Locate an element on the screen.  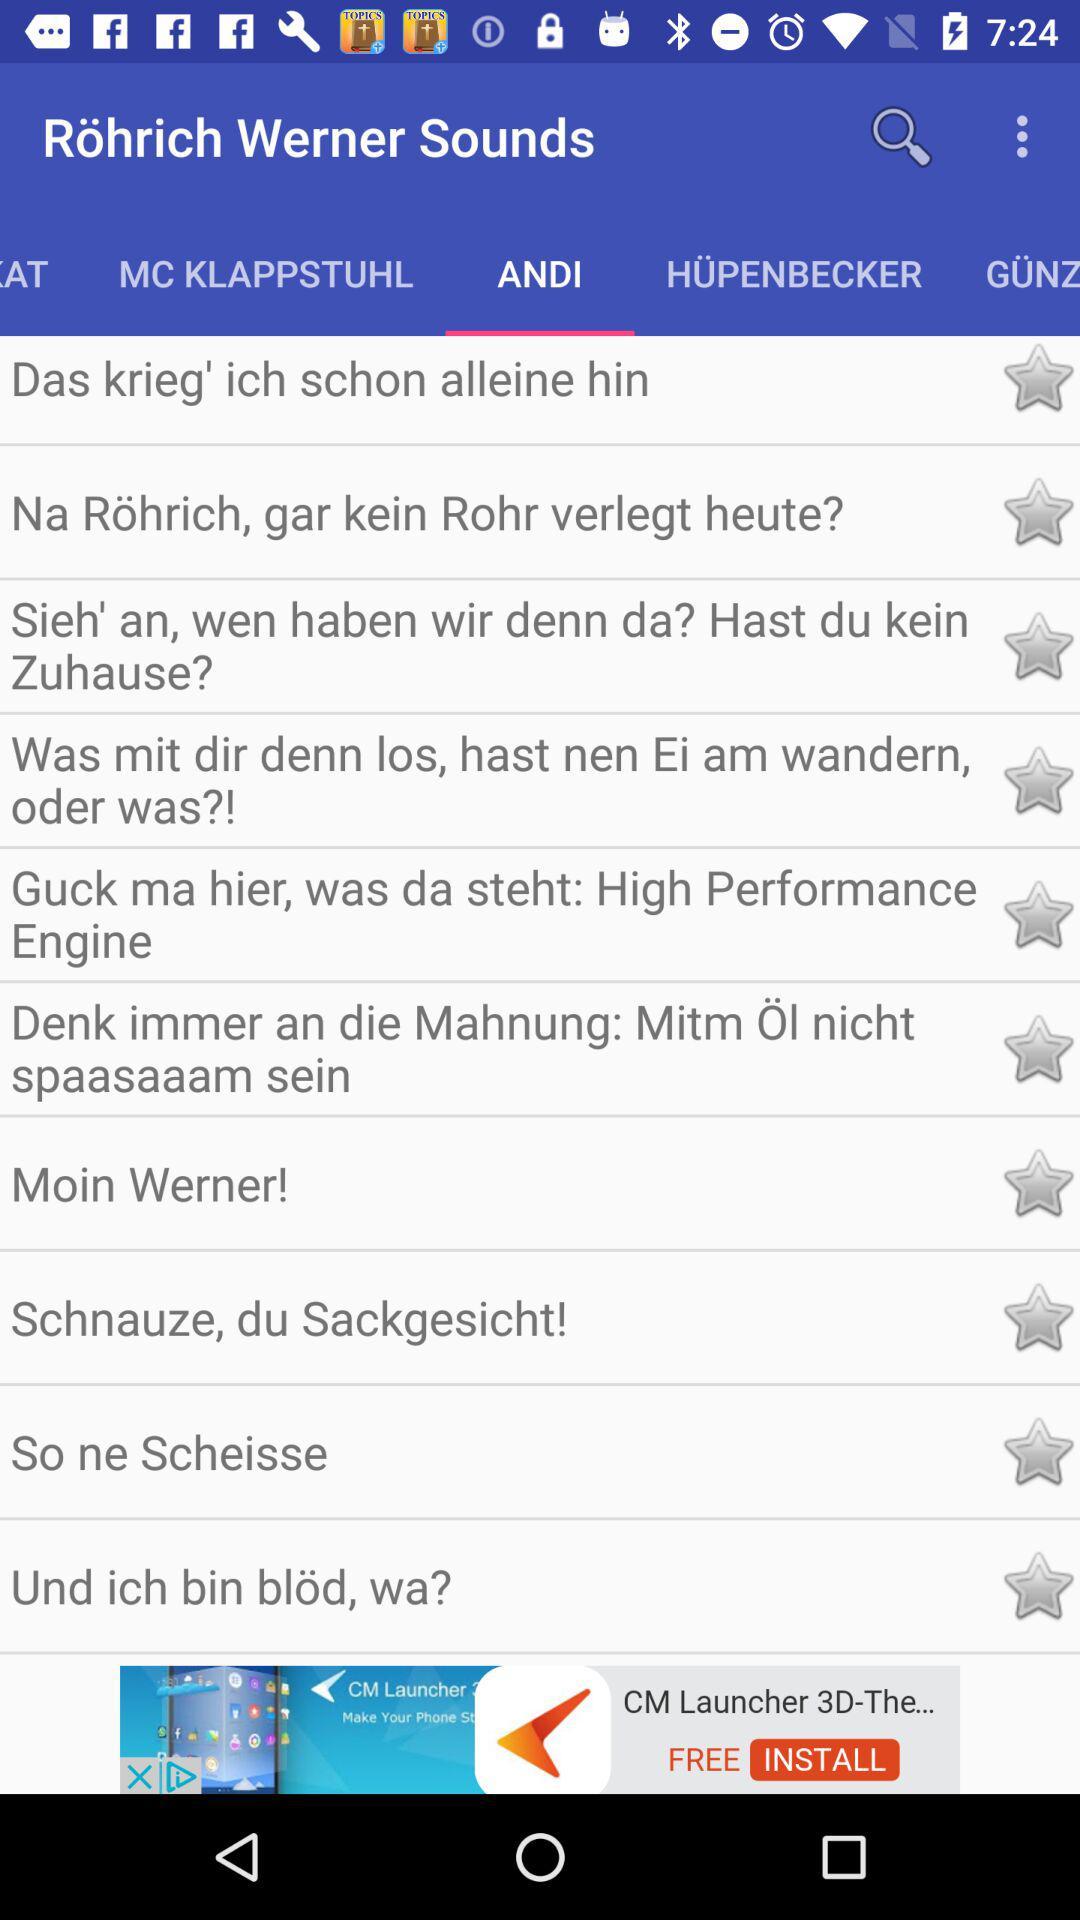
sound is located at coordinates (1036, 1451).